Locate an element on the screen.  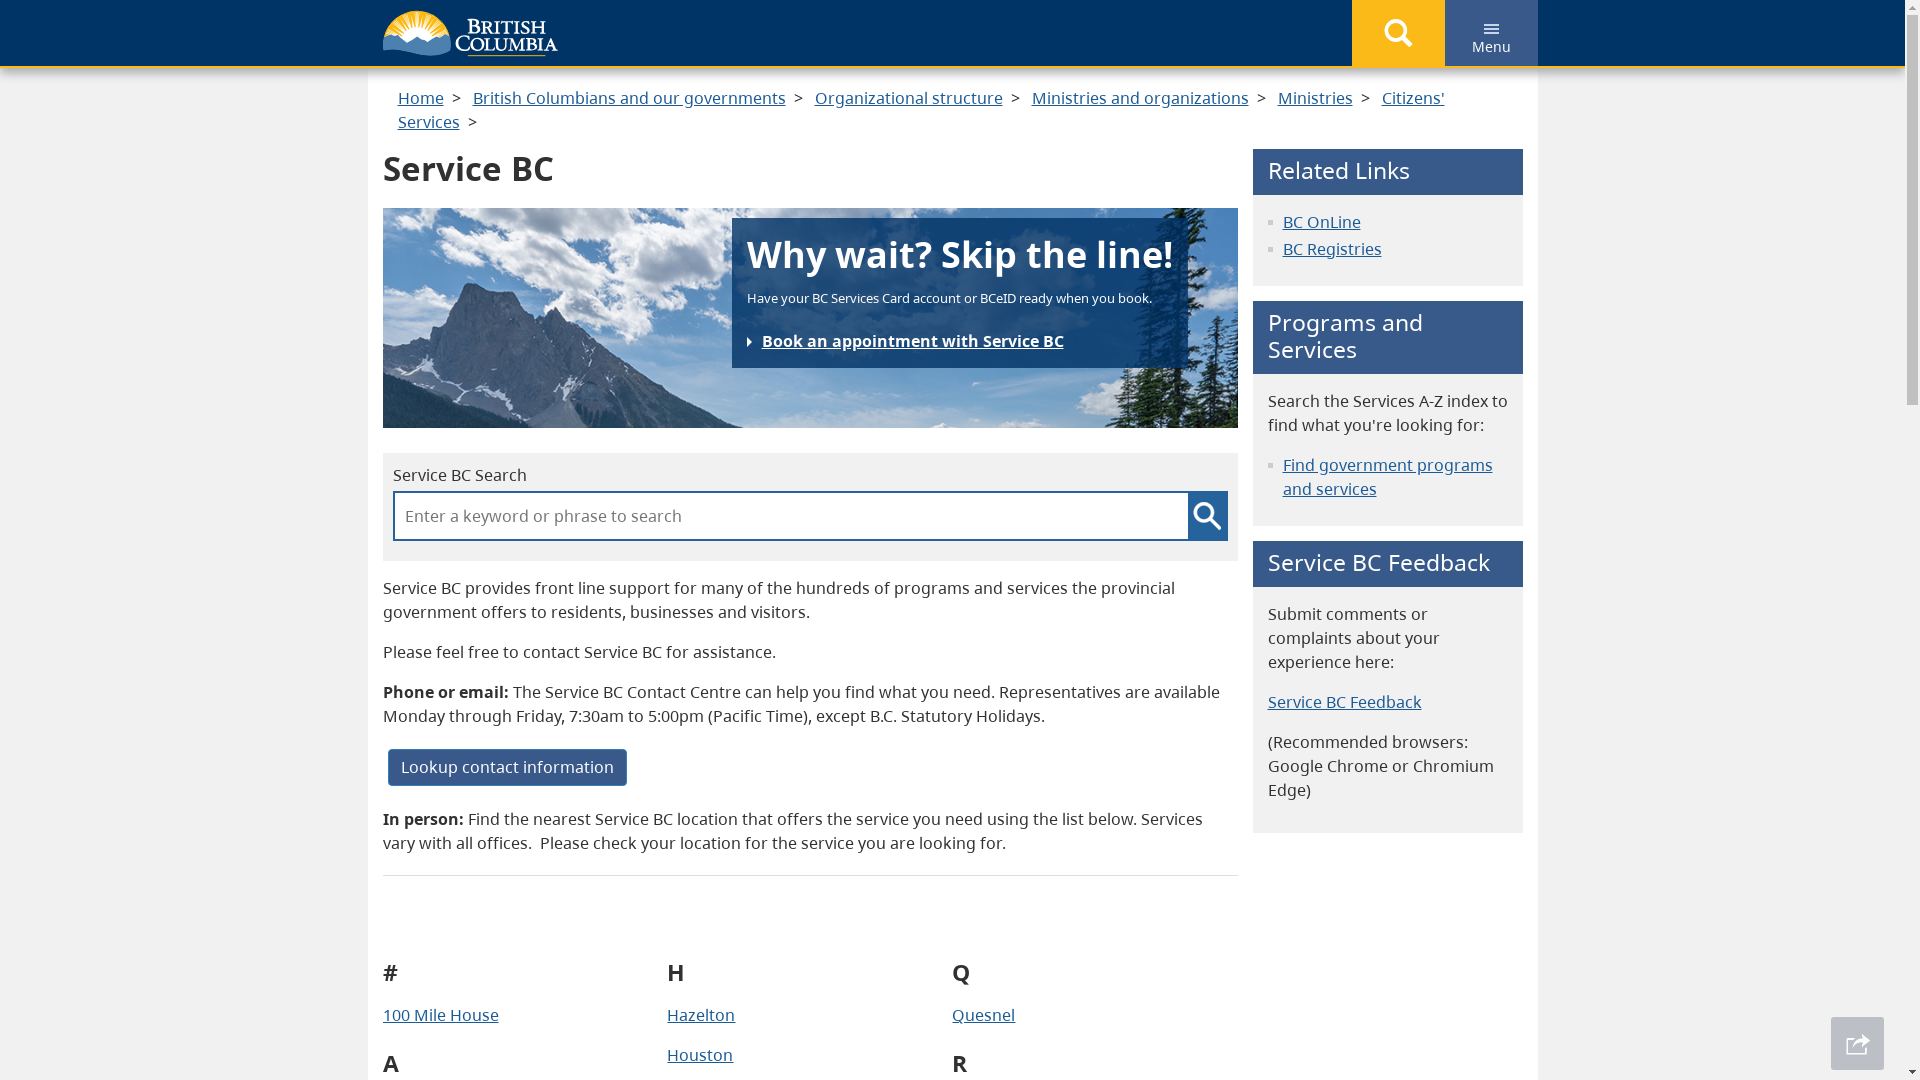
'Menu' is located at coordinates (1490, 33).